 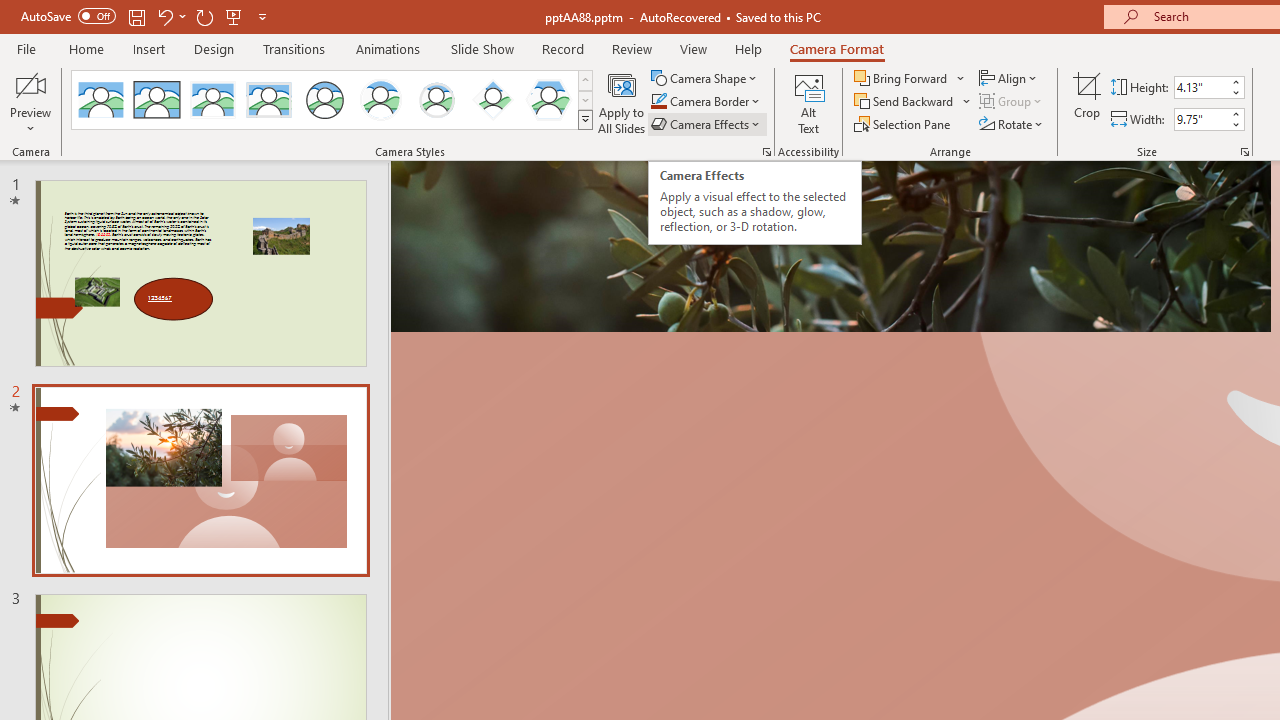 I want to click on 'AutomationID: CameoStylesGallery', so click(x=333, y=100).